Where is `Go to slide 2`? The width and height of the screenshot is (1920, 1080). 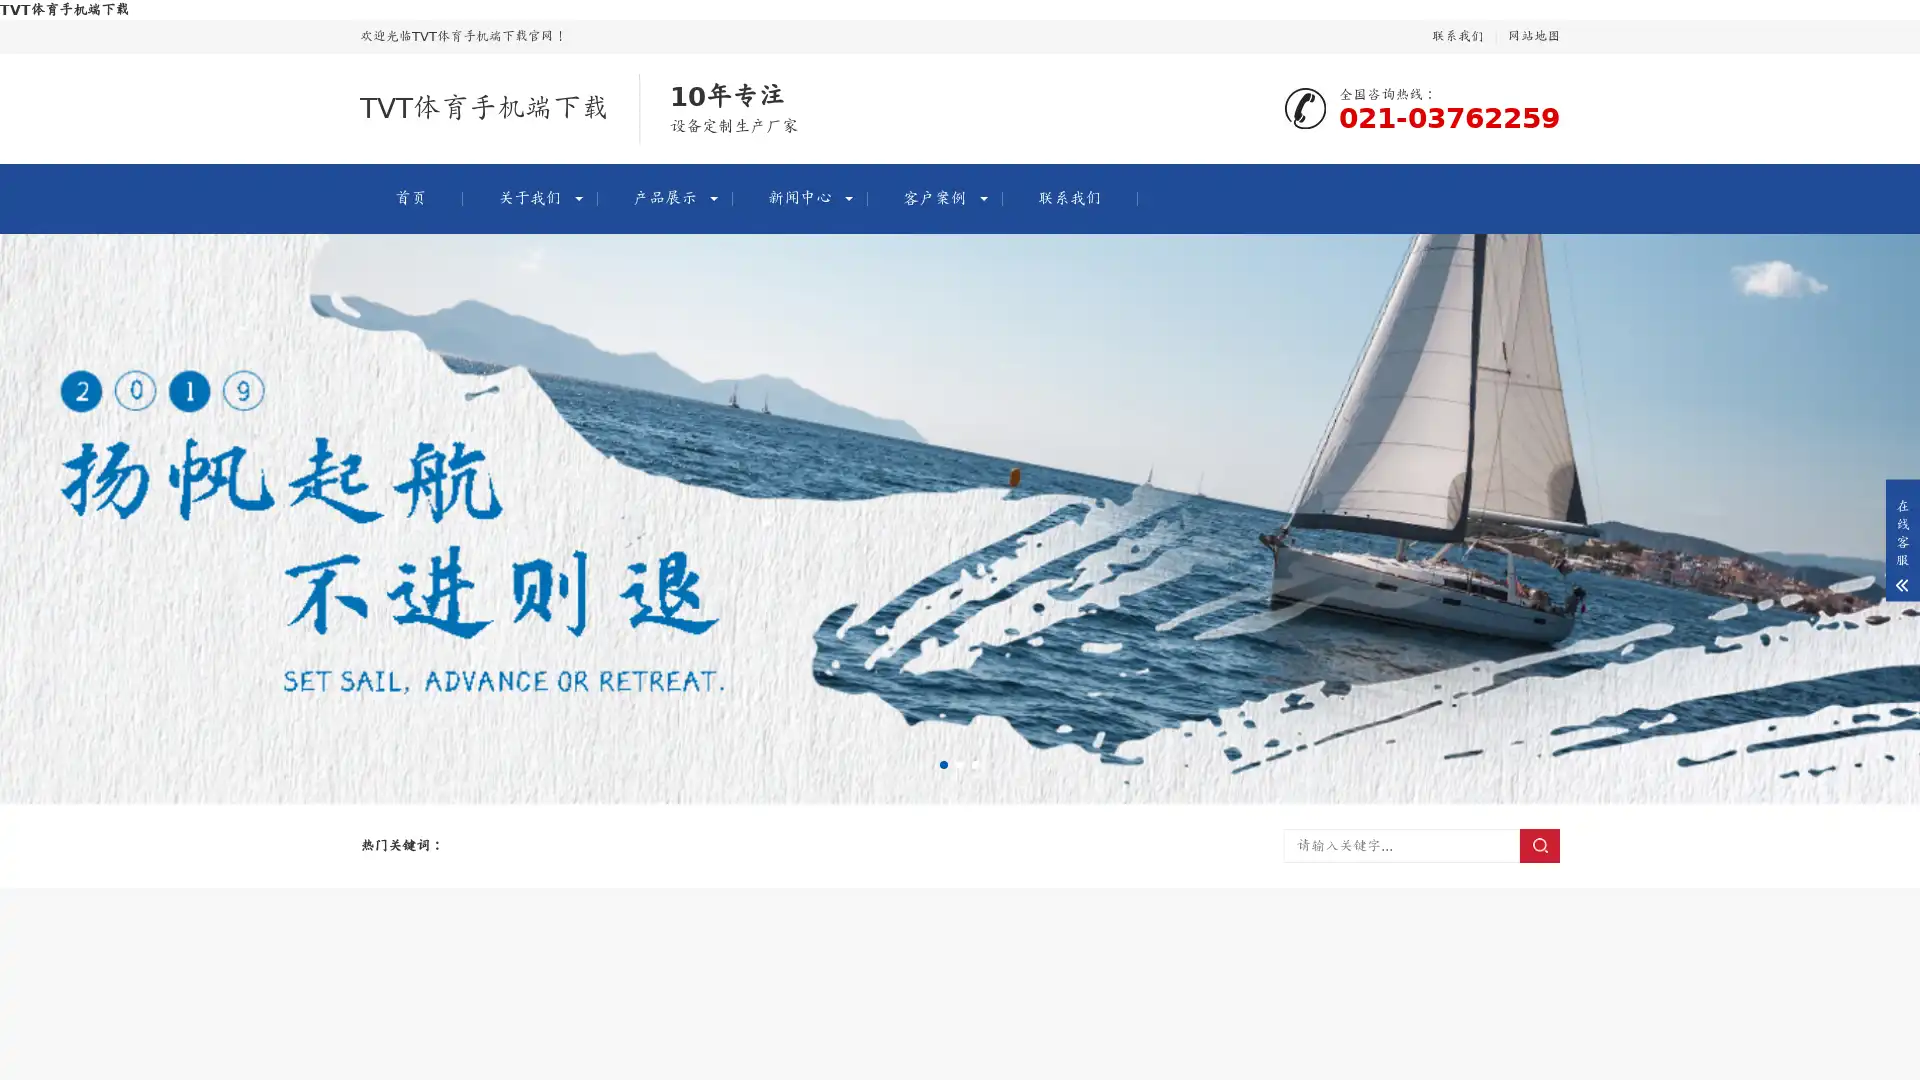
Go to slide 2 is located at coordinates (960, 764).